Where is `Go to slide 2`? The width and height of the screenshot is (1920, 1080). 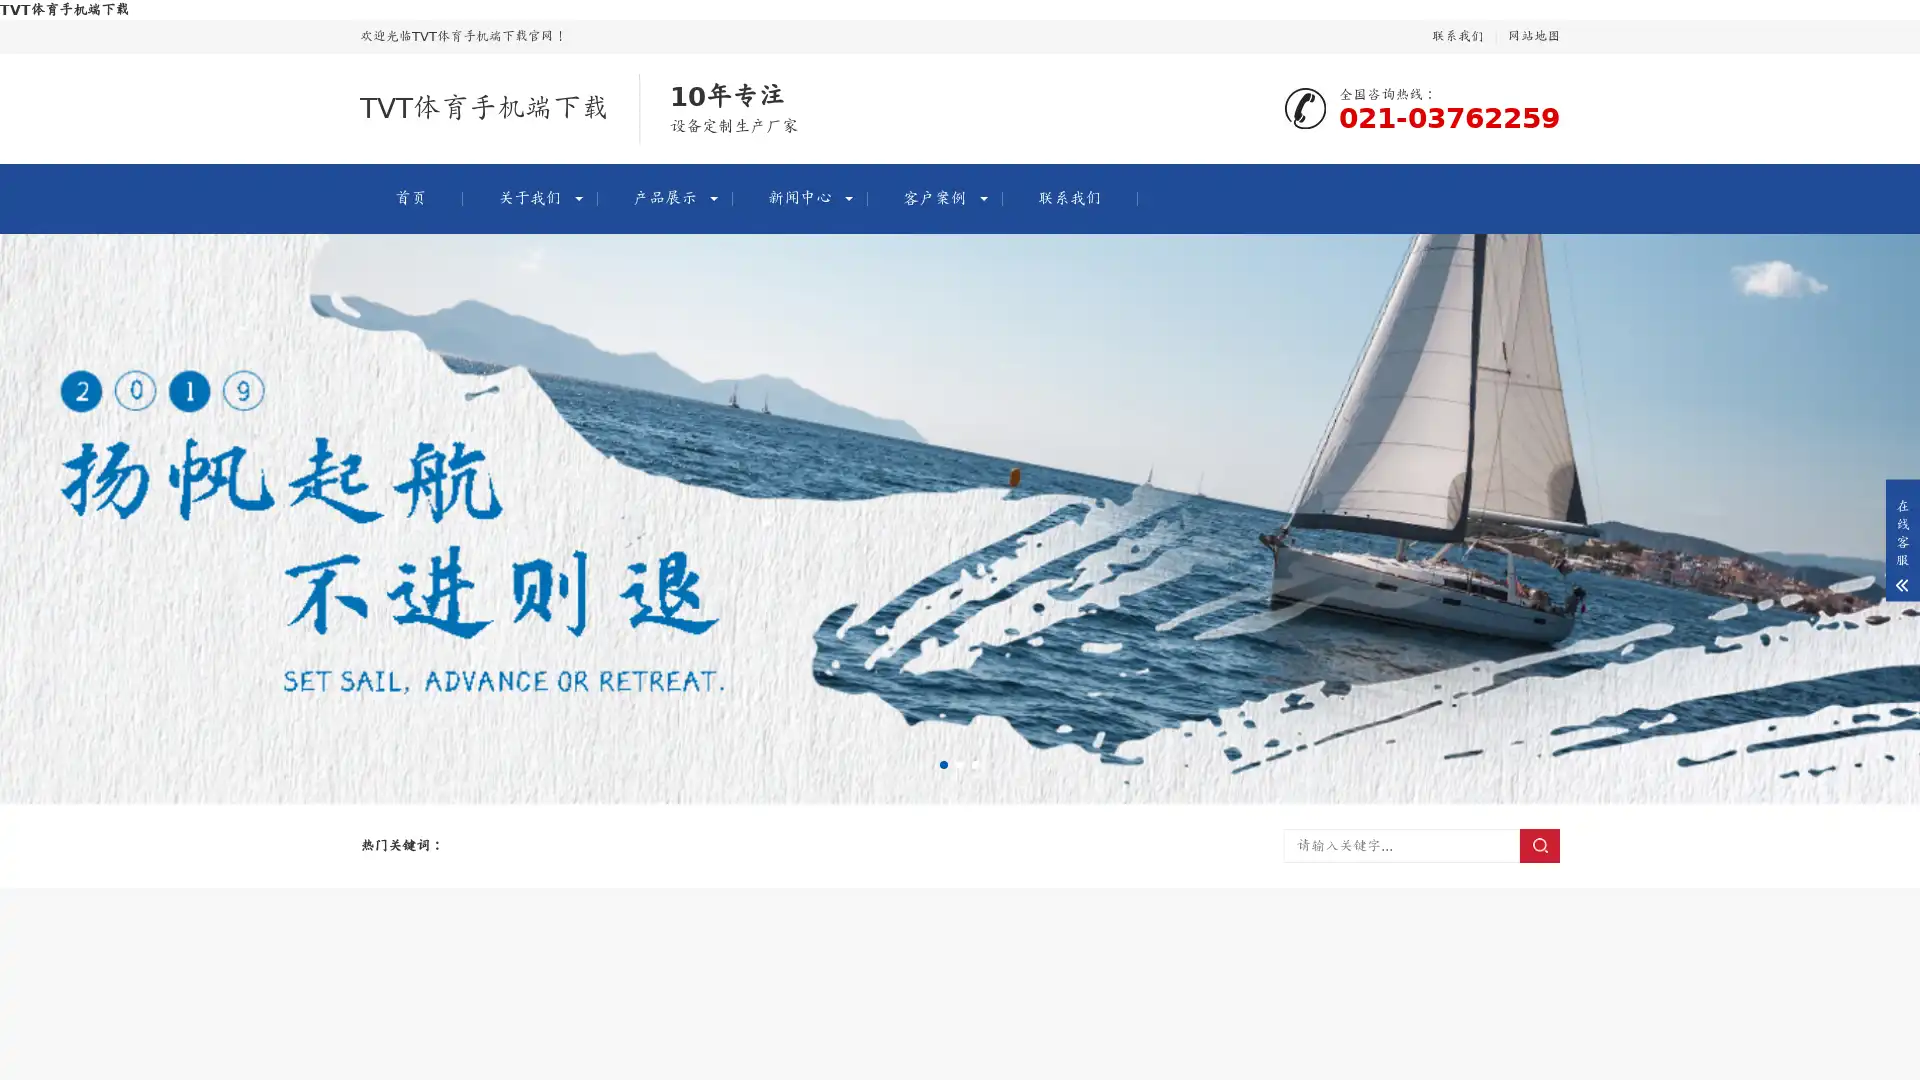
Go to slide 2 is located at coordinates (960, 764).